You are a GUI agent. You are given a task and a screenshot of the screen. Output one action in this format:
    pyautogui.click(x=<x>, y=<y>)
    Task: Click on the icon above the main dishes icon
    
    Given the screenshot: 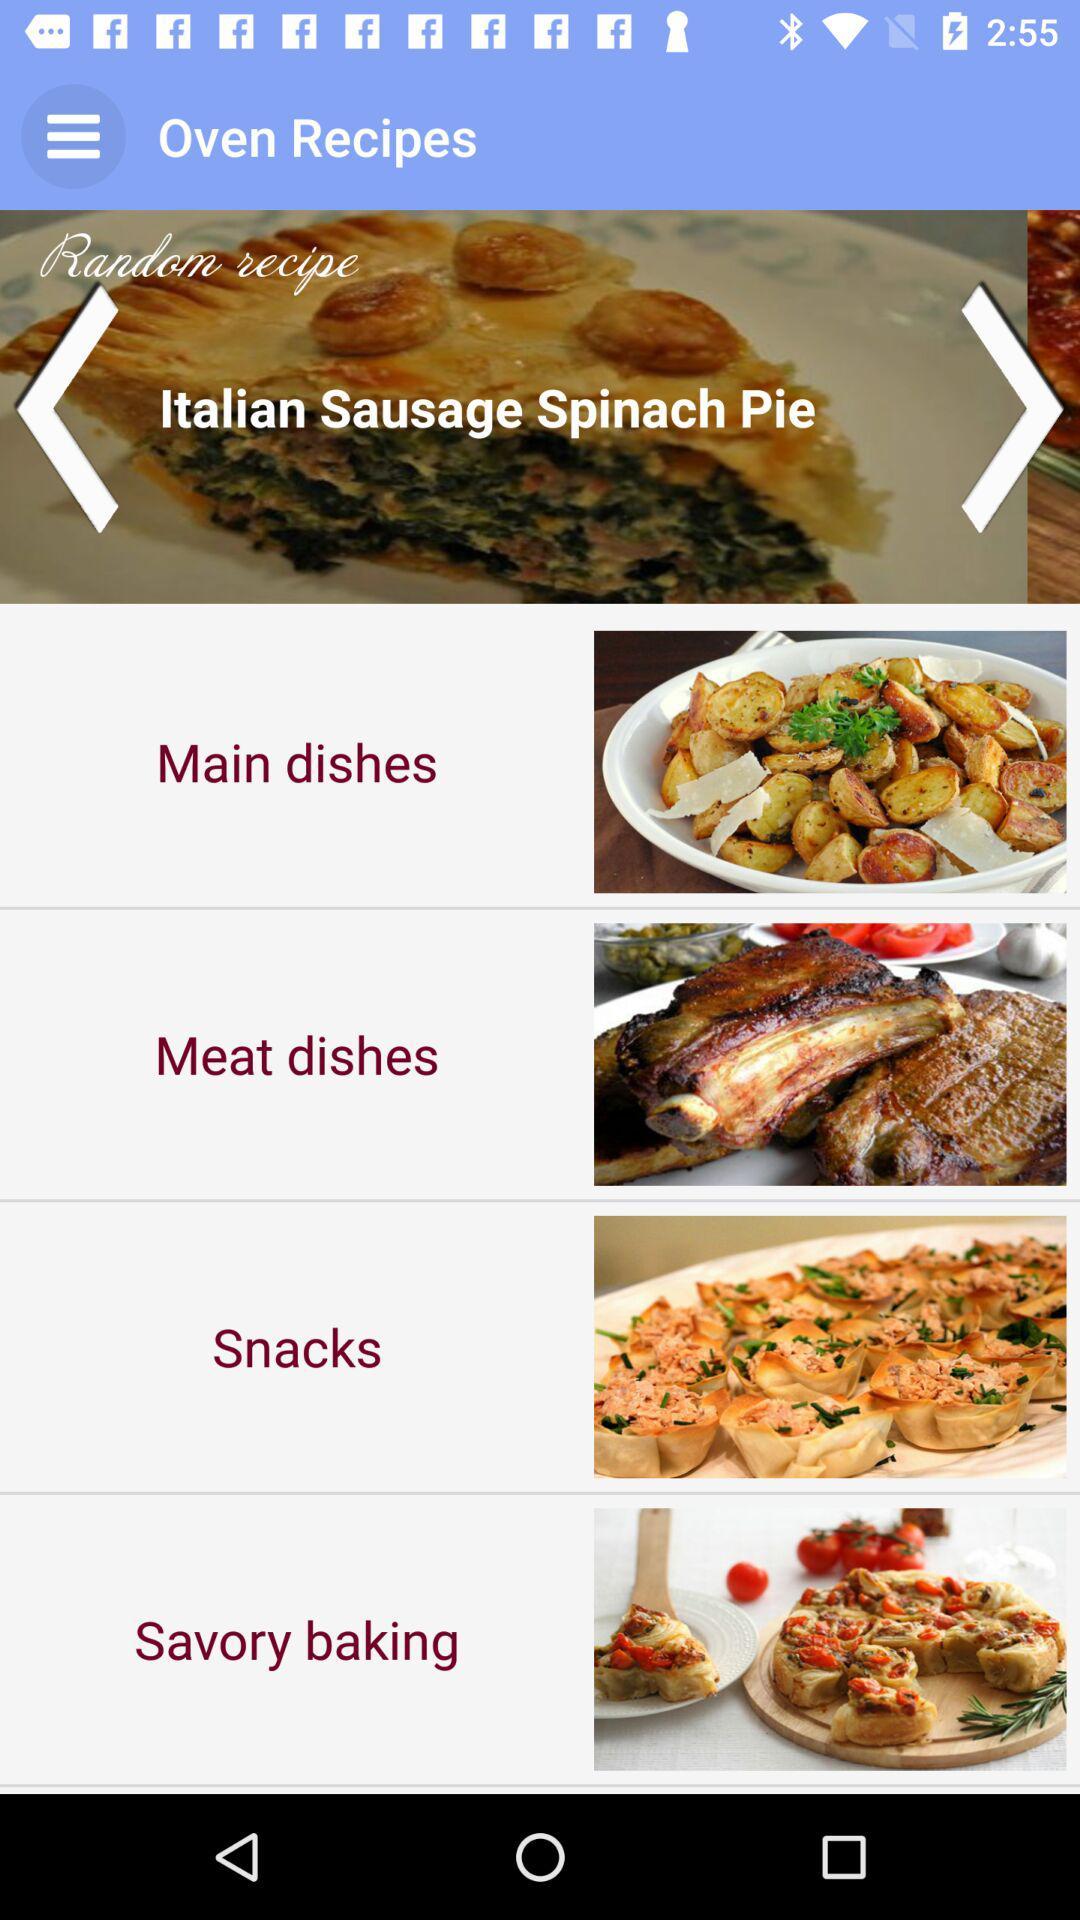 What is the action you would take?
    pyautogui.click(x=540, y=405)
    